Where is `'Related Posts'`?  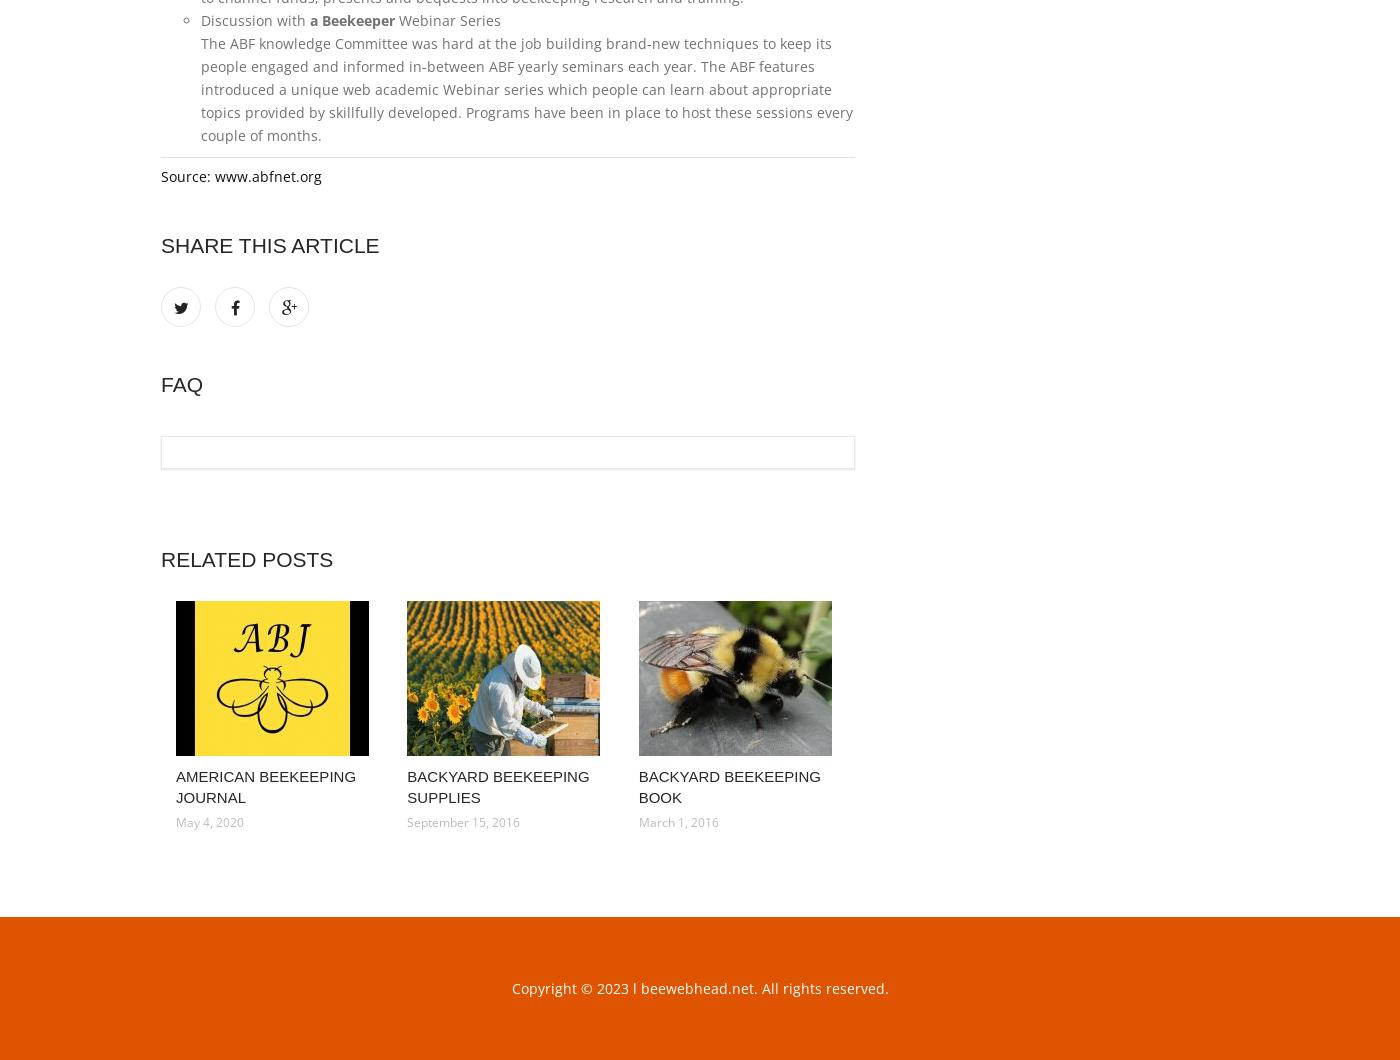 'Related Posts' is located at coordinates (246, 559).